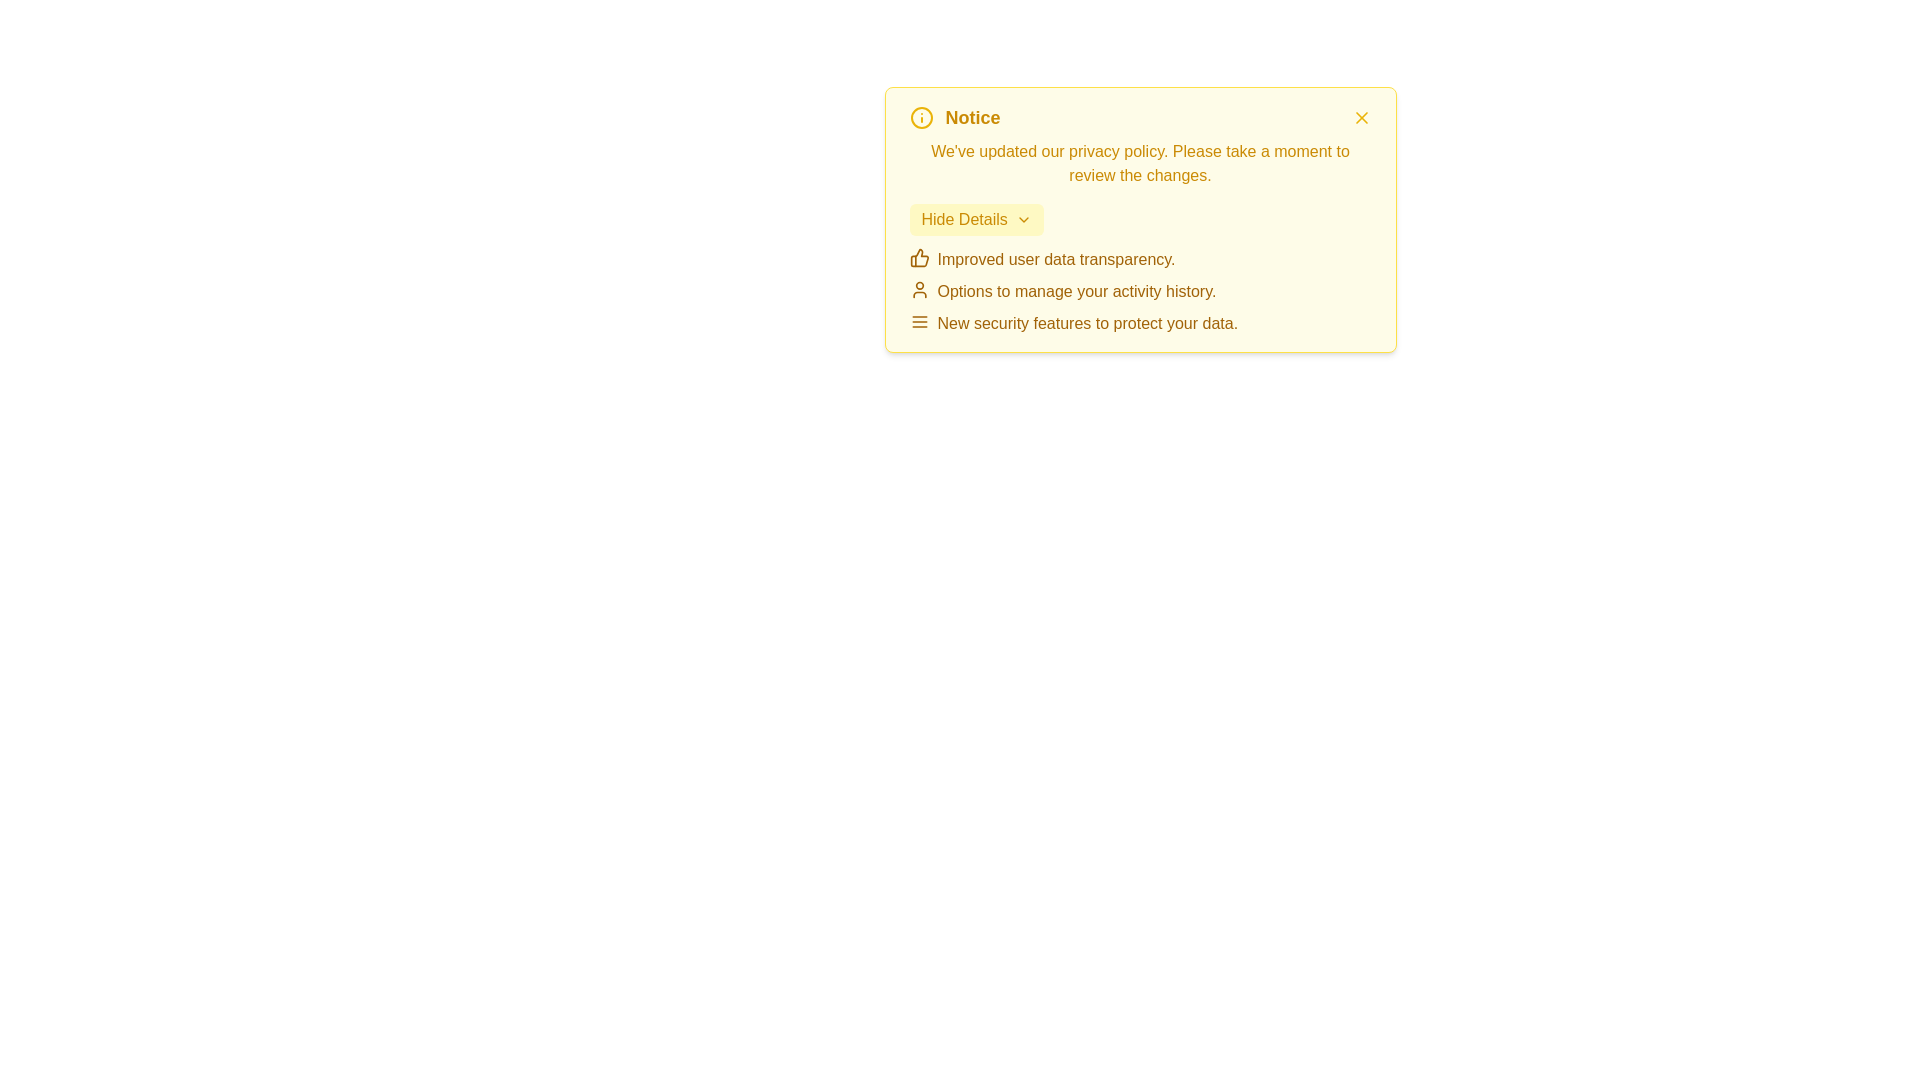 Image resolution: width=1920 pixels, height=1080 pixels. What do you see at coordinates (1140, 258) in the screenshot?
I see `the text label 'Improved user data transparency.' with the thumbs-up icon, styled in a yellowish tone, located in the first position of the bullet points within the yellow notification card` at bounding box center [1140, 258].